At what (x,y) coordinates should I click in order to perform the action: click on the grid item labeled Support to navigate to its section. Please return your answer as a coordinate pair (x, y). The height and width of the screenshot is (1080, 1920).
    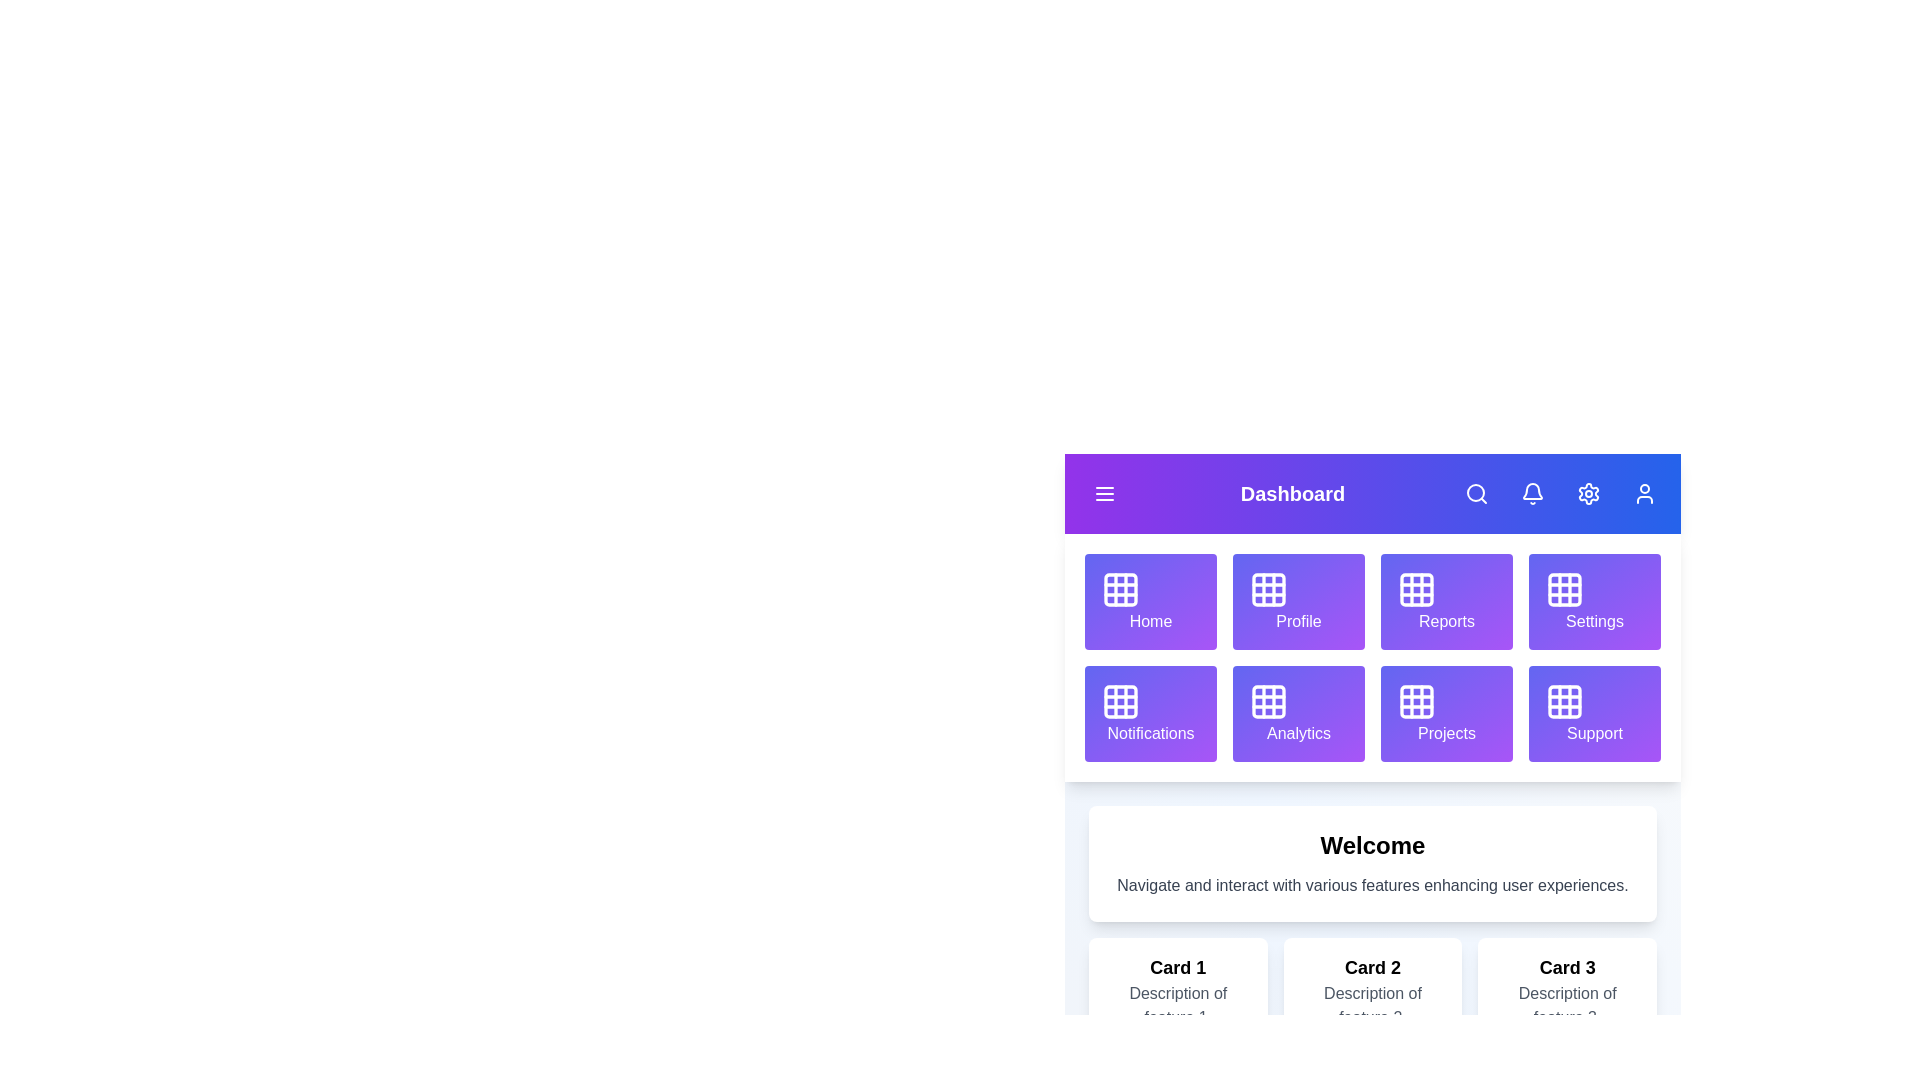
    Looking at the image, I should click on (1593, 712).